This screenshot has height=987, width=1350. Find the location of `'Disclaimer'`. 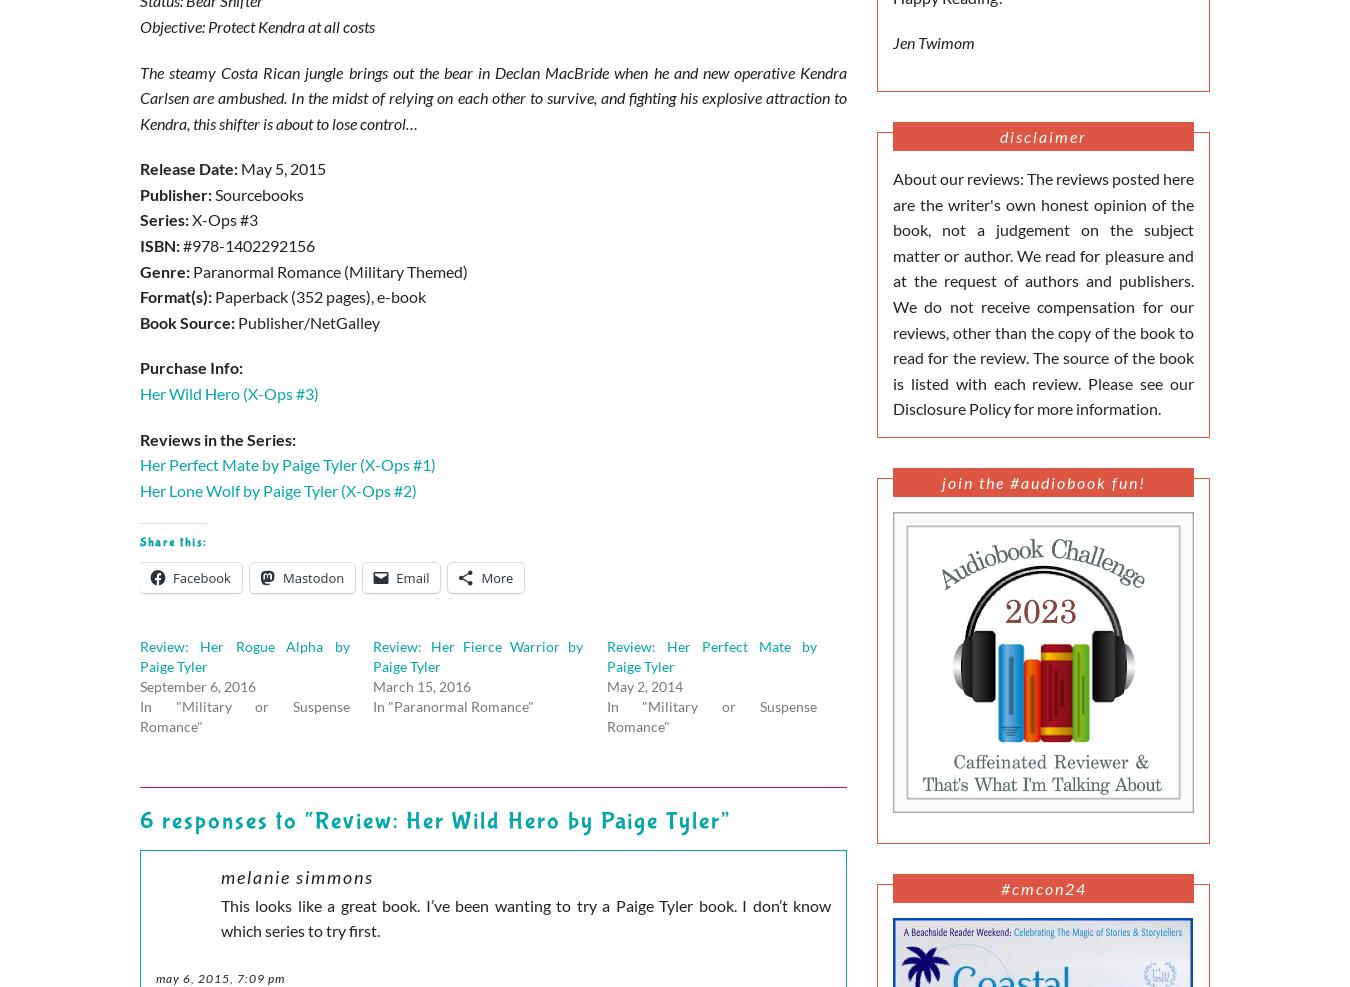

'Disclaimer' is located at coordinates (1043, 135).